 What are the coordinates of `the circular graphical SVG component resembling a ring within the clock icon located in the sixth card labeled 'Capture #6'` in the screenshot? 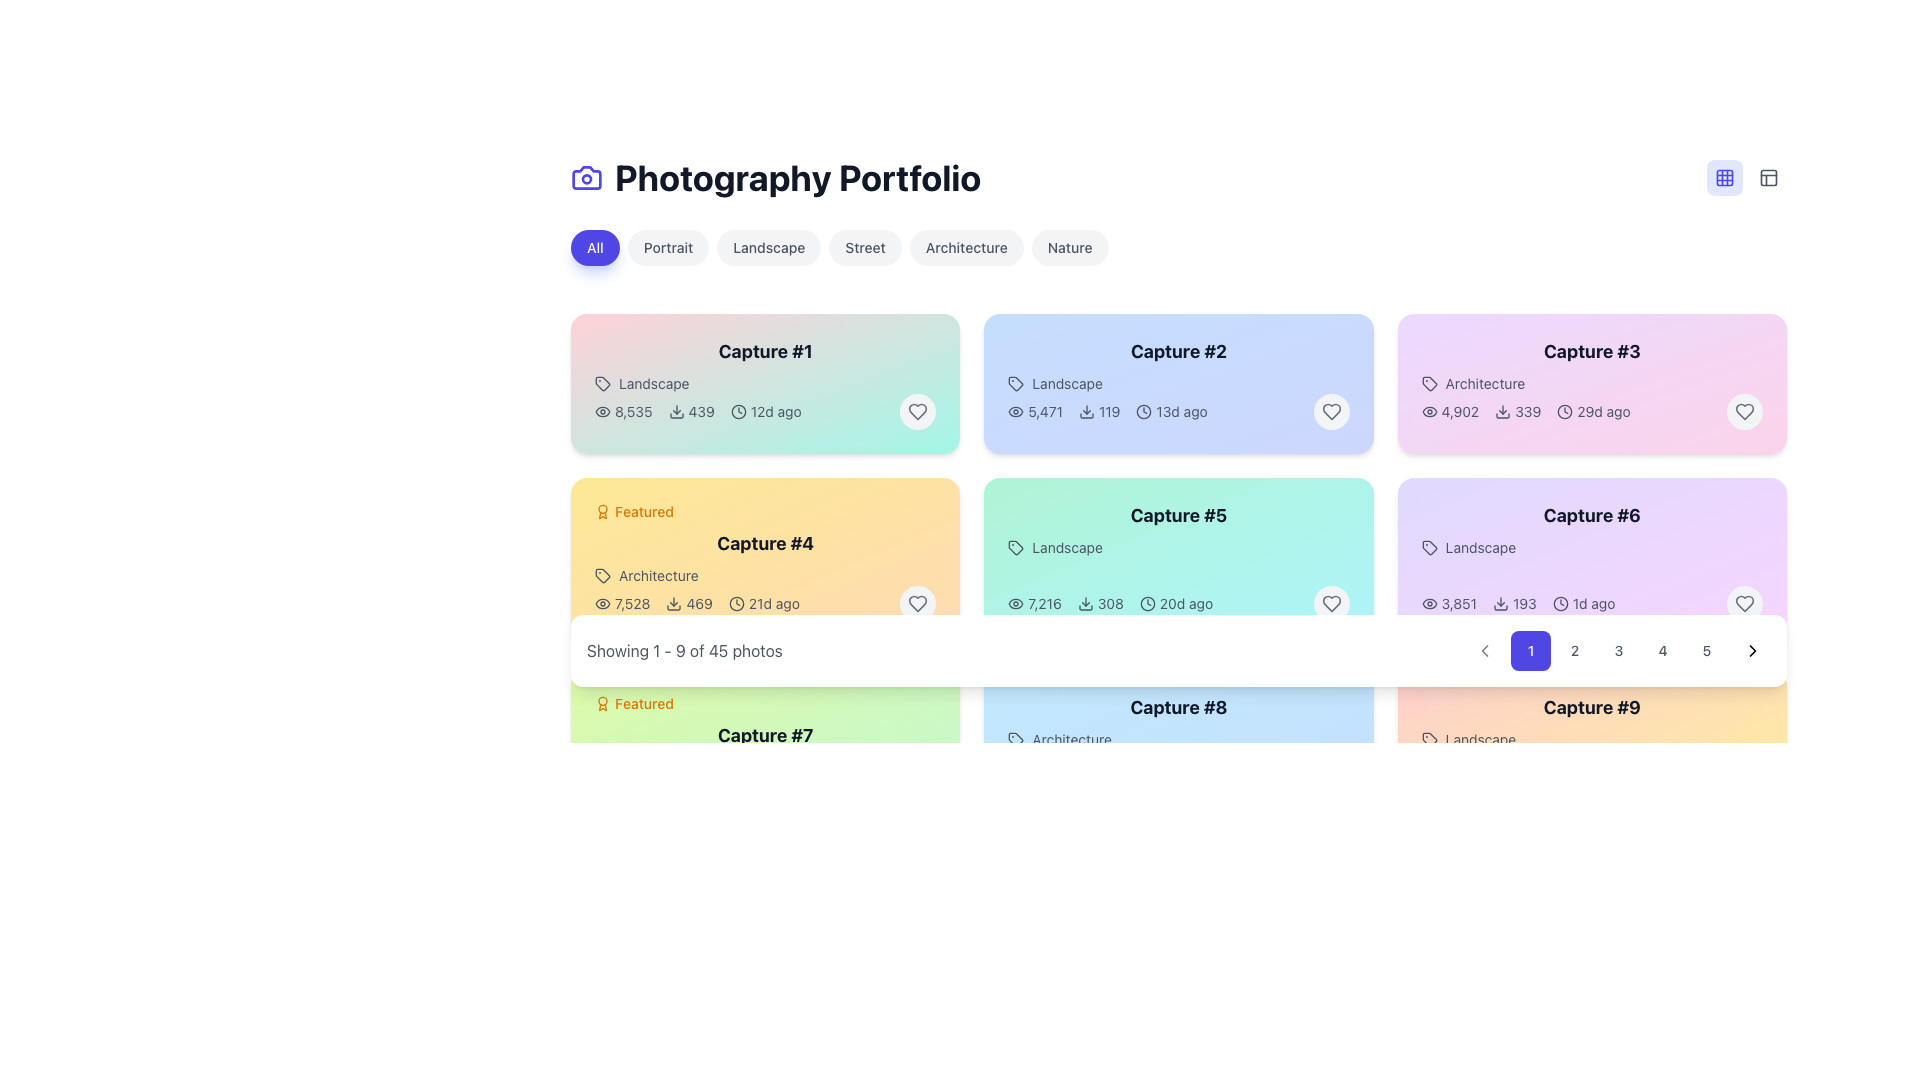 It's located at (1559, 603).